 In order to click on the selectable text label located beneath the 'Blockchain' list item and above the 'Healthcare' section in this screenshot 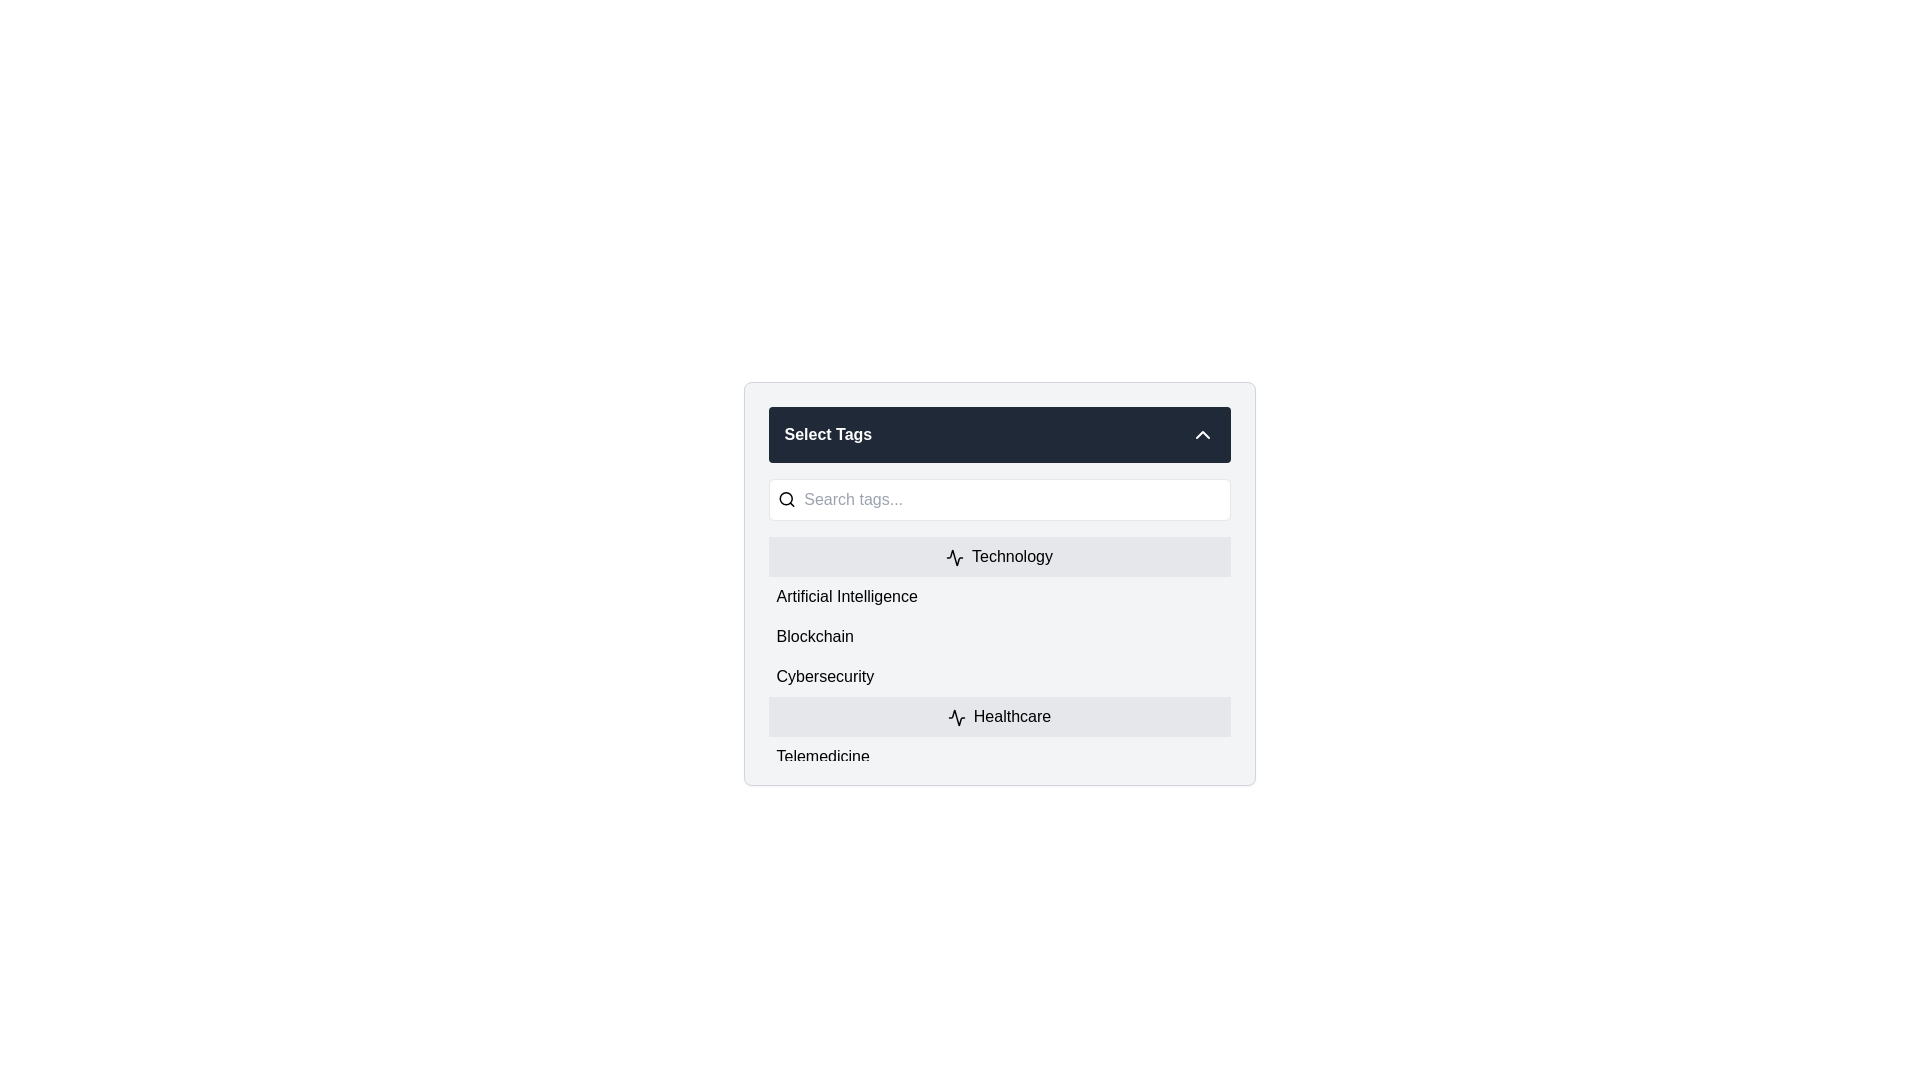, I will do `click(825, 676)`.